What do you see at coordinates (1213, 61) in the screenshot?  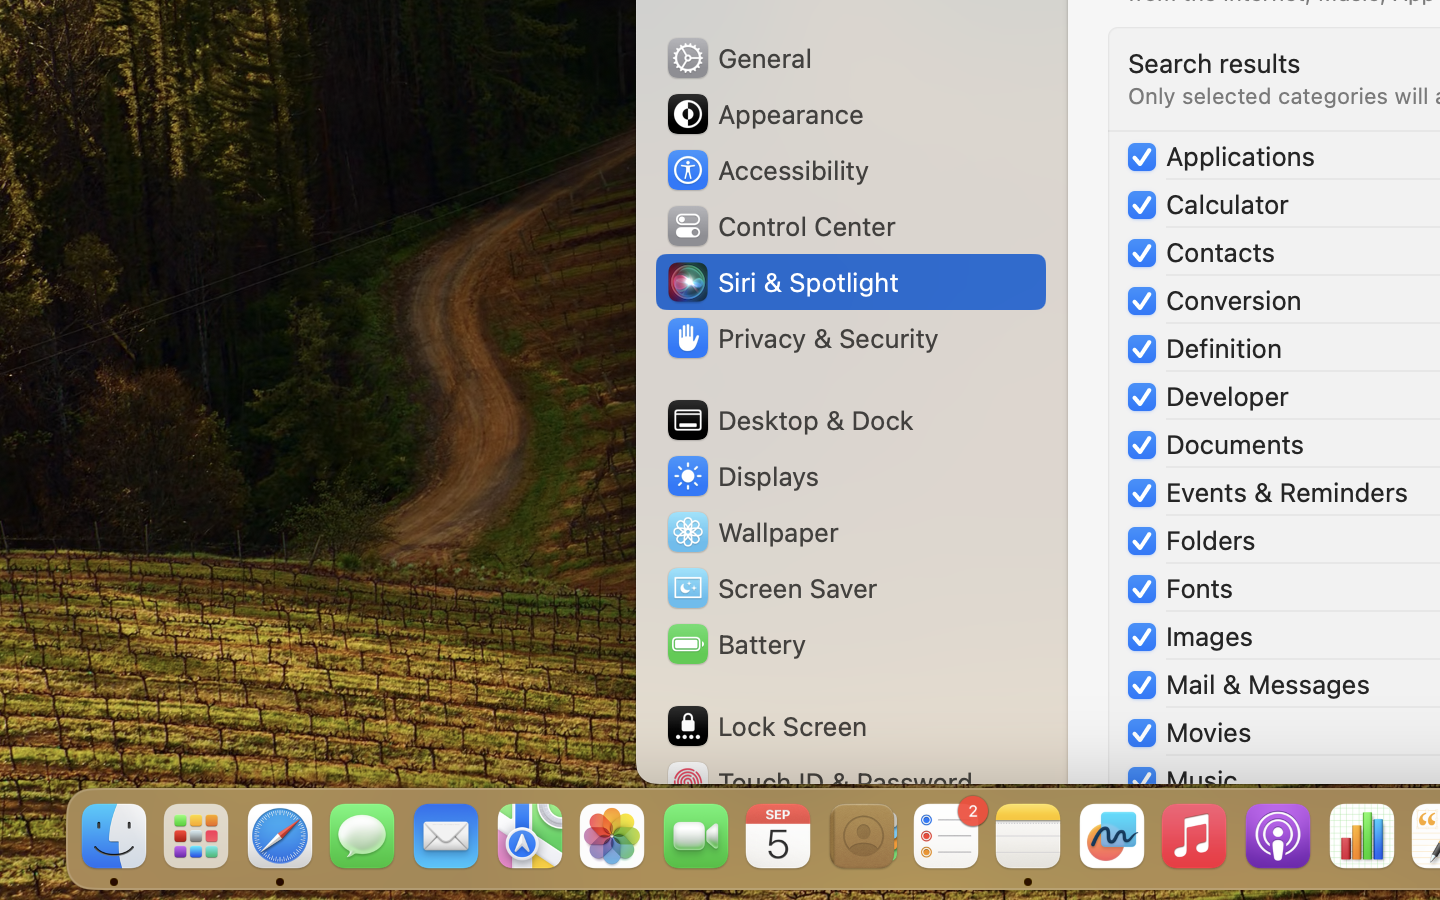 I see `'Search results'` at bounding box center [1213, 61].